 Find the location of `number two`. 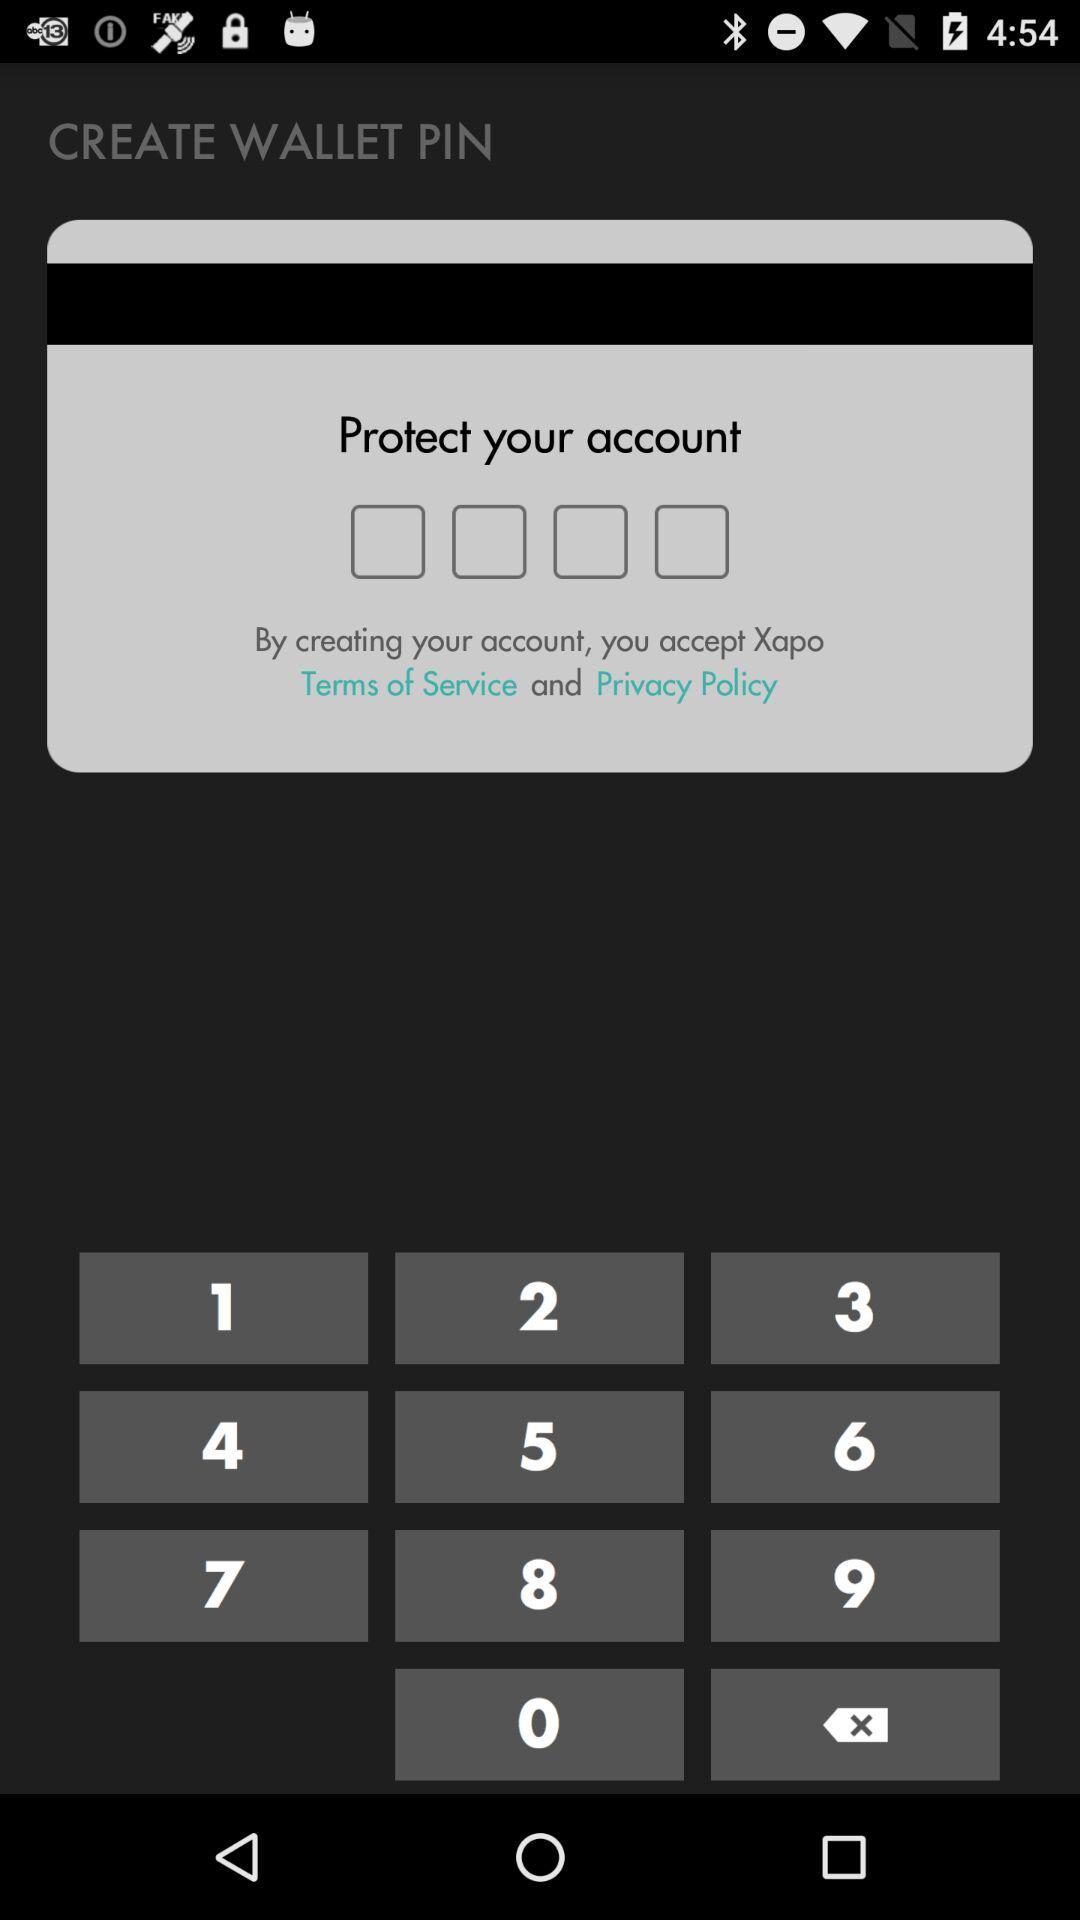

number two is located at coordinates (538, 1308).